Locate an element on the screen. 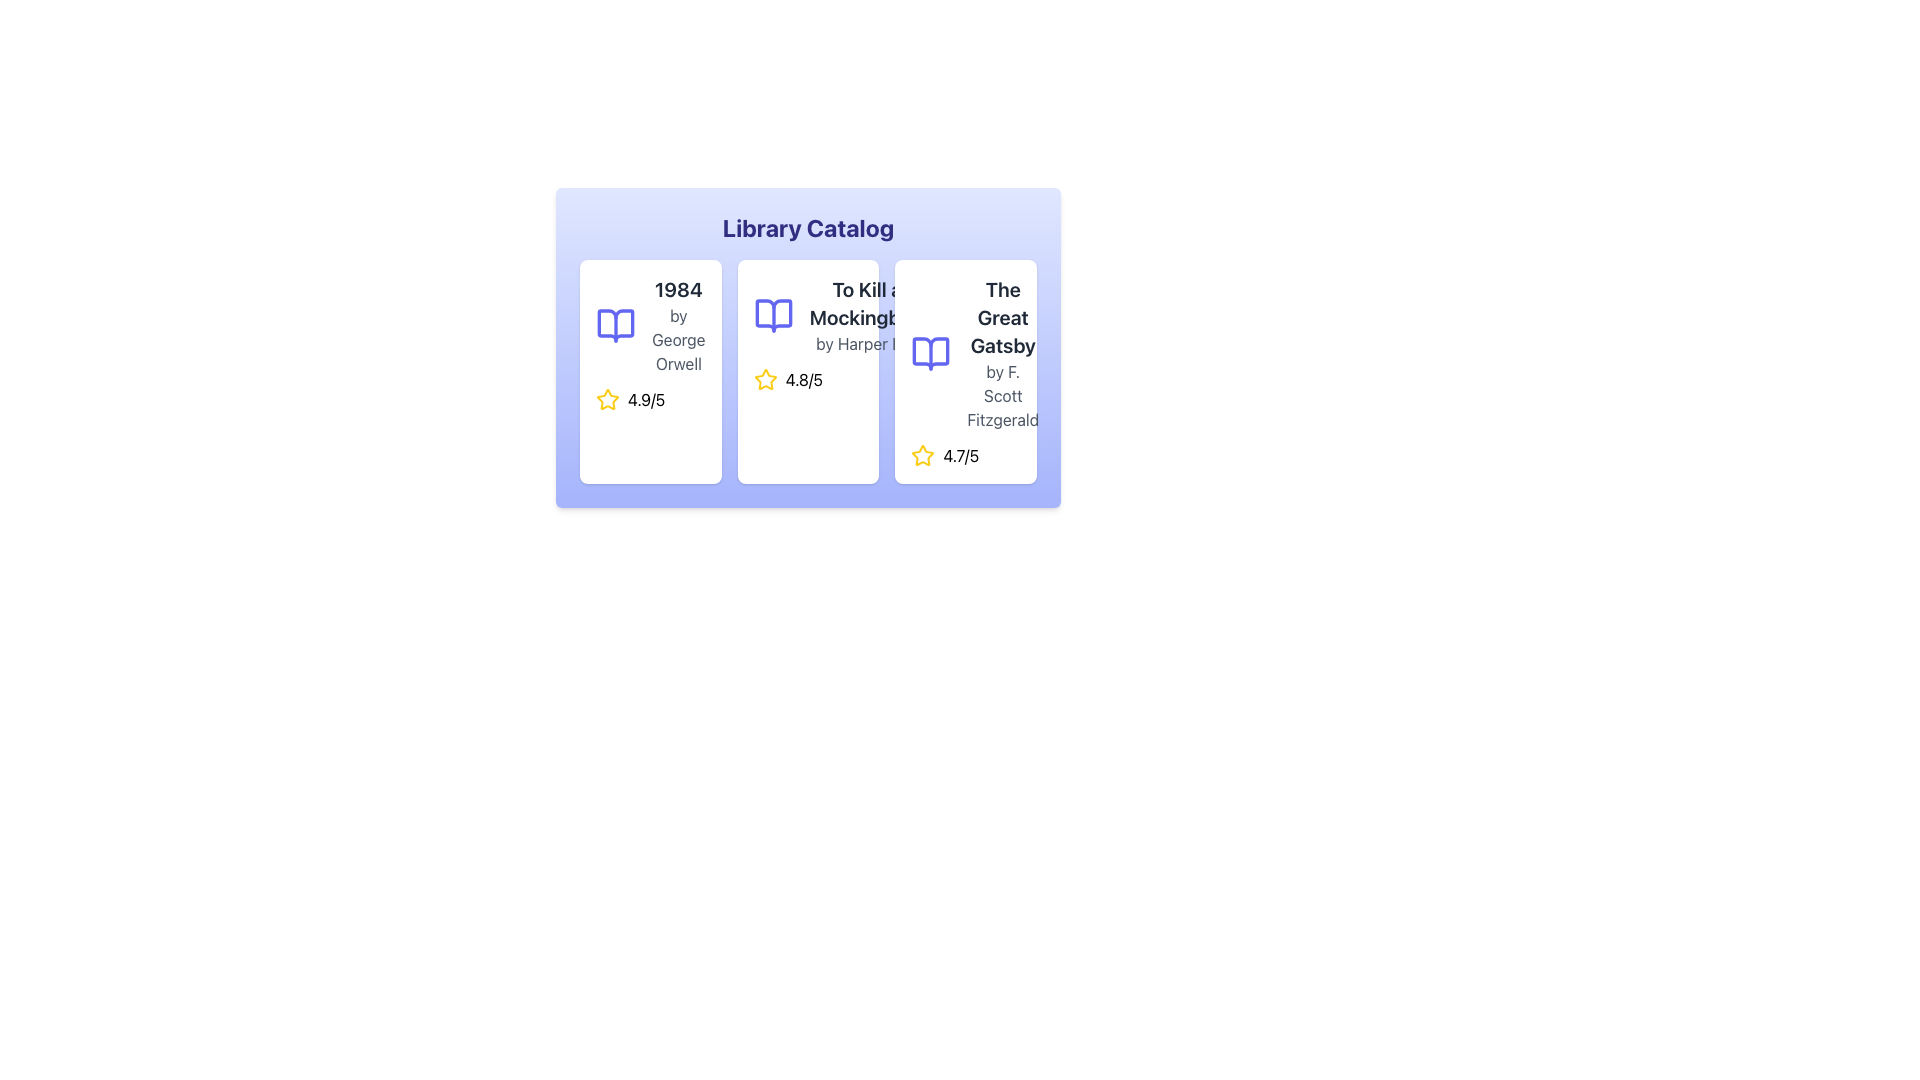 The image size is (1920, 1080). the book icon that represents the content type in the Library Catalog card layout, positioned above the text '1984 by George Orwell' is located at coordinates (614, 325).